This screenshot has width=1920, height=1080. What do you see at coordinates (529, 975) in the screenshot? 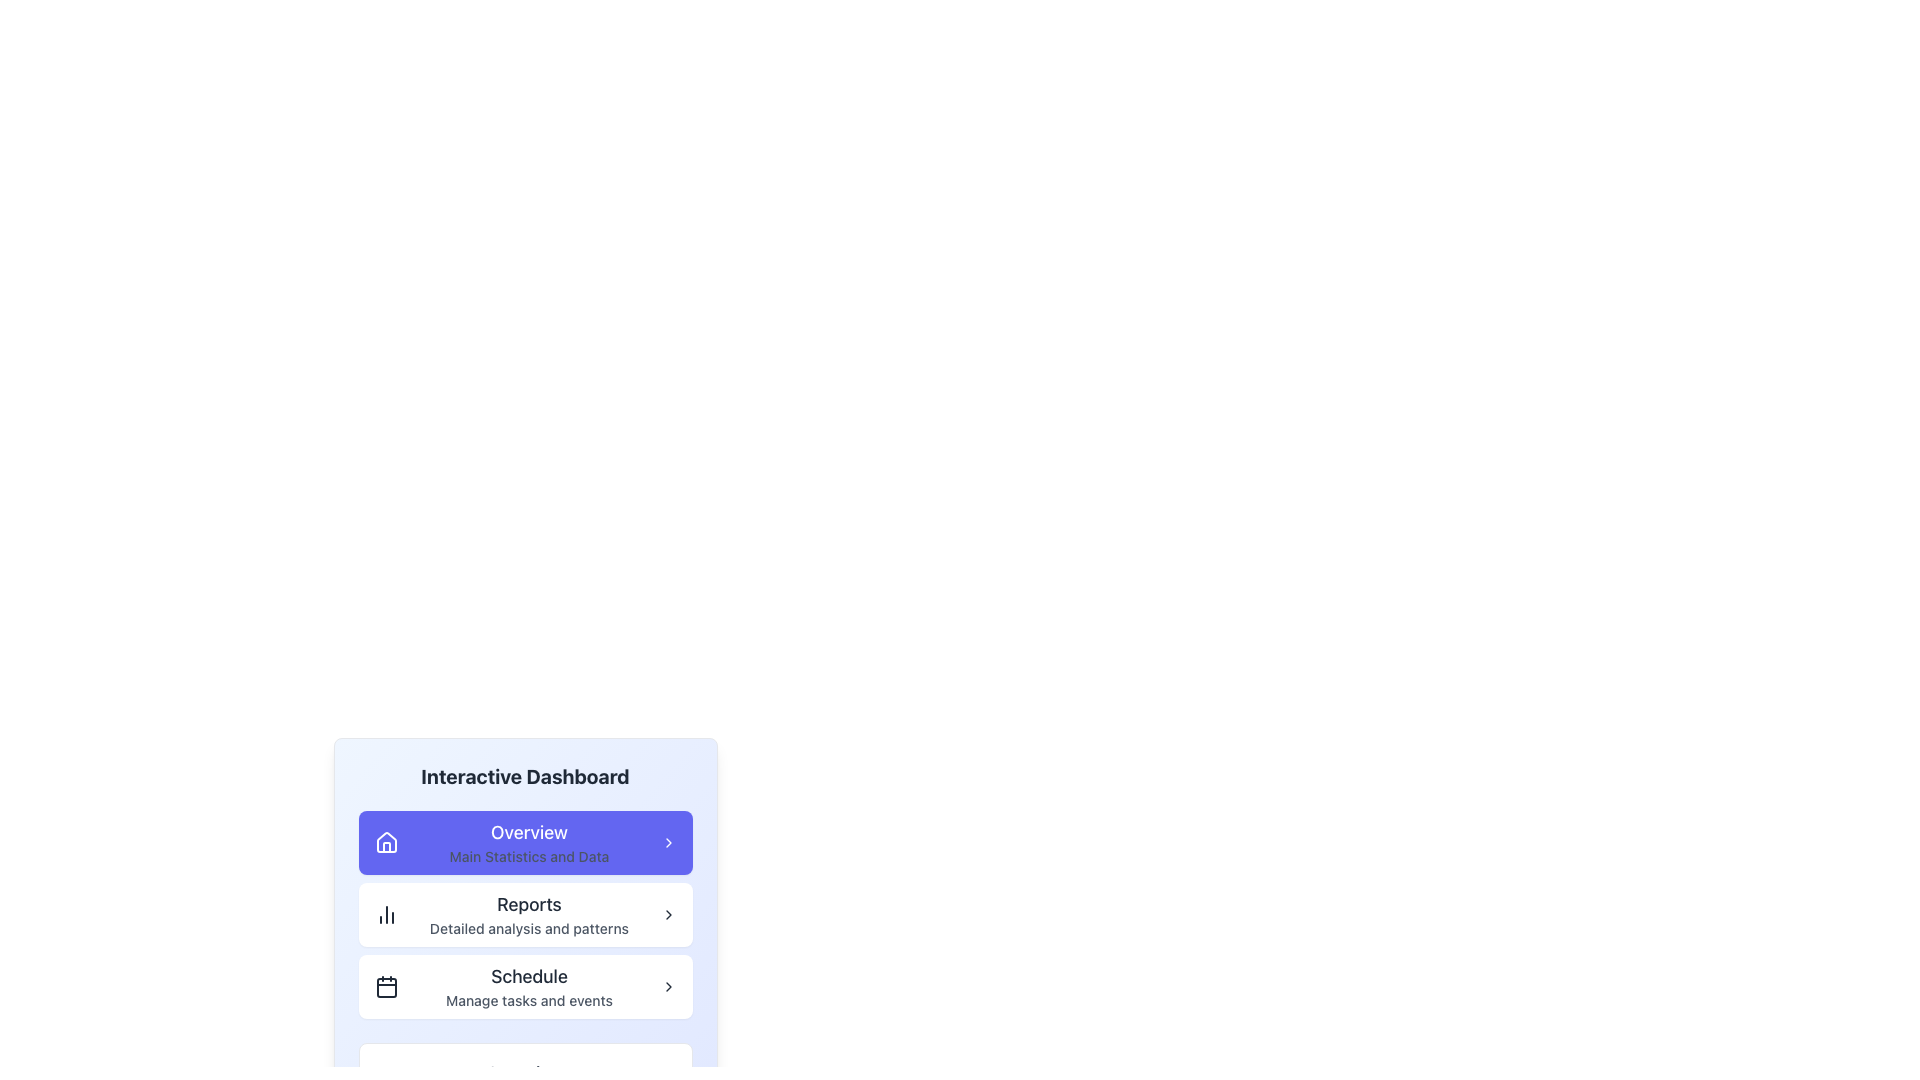
I see `the 'Schedule' text label within the navigation menu, which is positioned below the 'Overview' and 'Reports' options and serves as the title for that section` at bounding box center [529, 975].